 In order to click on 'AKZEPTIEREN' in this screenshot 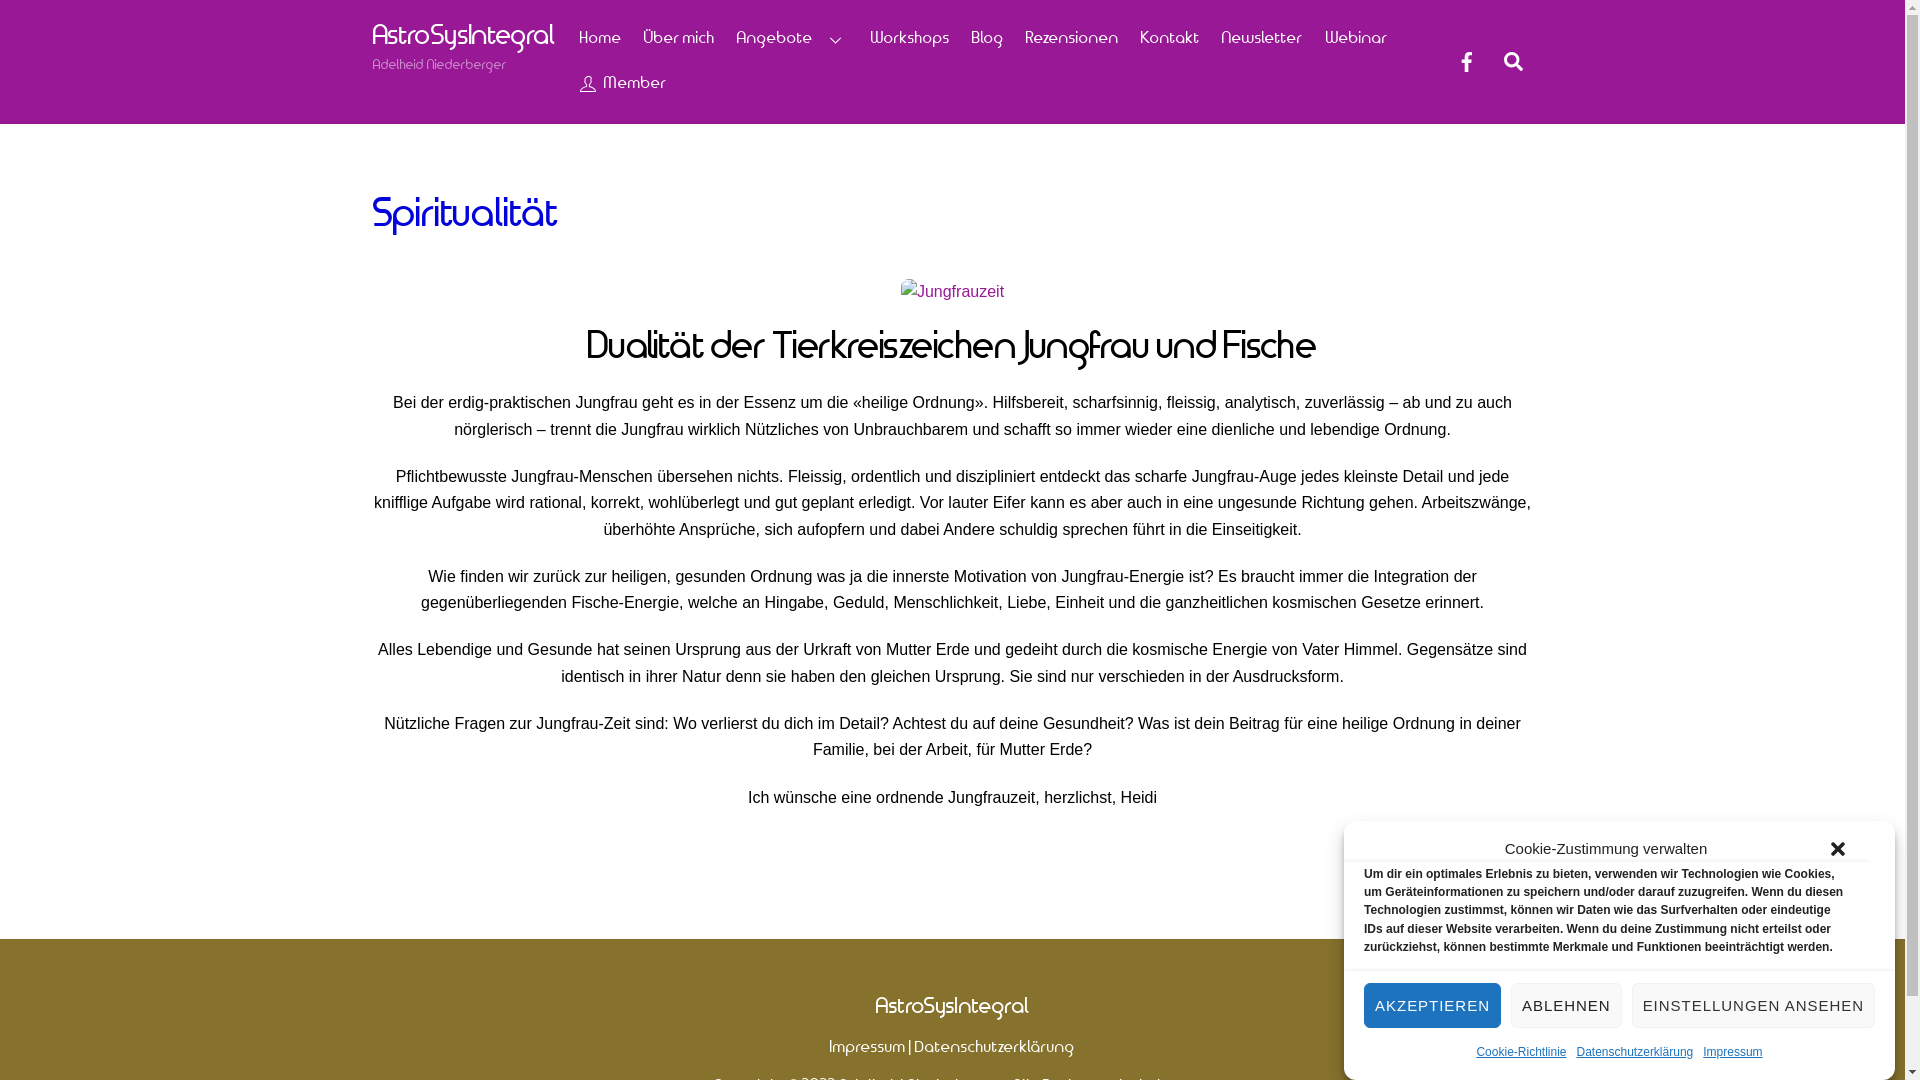, I will do `click(1431, 1006)`.